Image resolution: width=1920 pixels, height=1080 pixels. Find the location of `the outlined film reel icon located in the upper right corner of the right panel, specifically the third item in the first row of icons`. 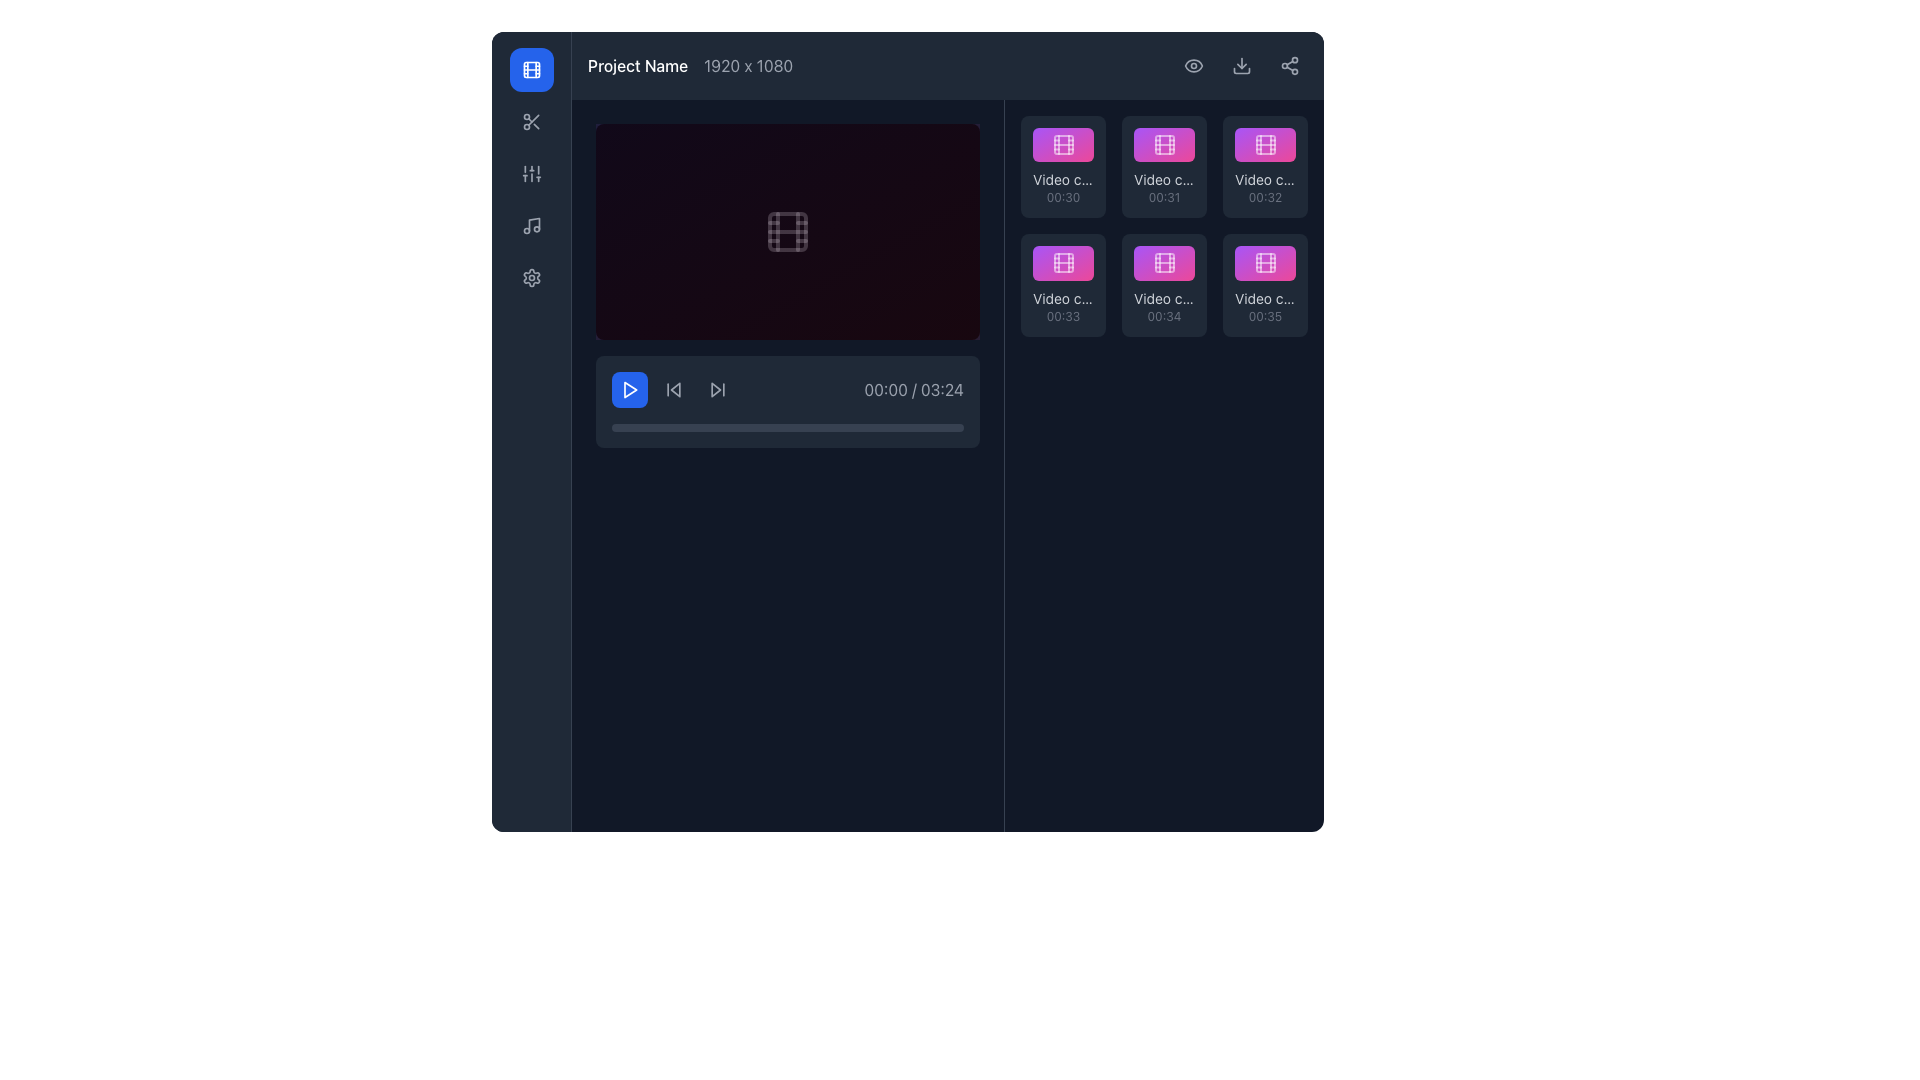

the outlined film reel icon located in the upper right corner of the right panel, specifically the third item in the first row of icons is located at coordinates (1264, 144).